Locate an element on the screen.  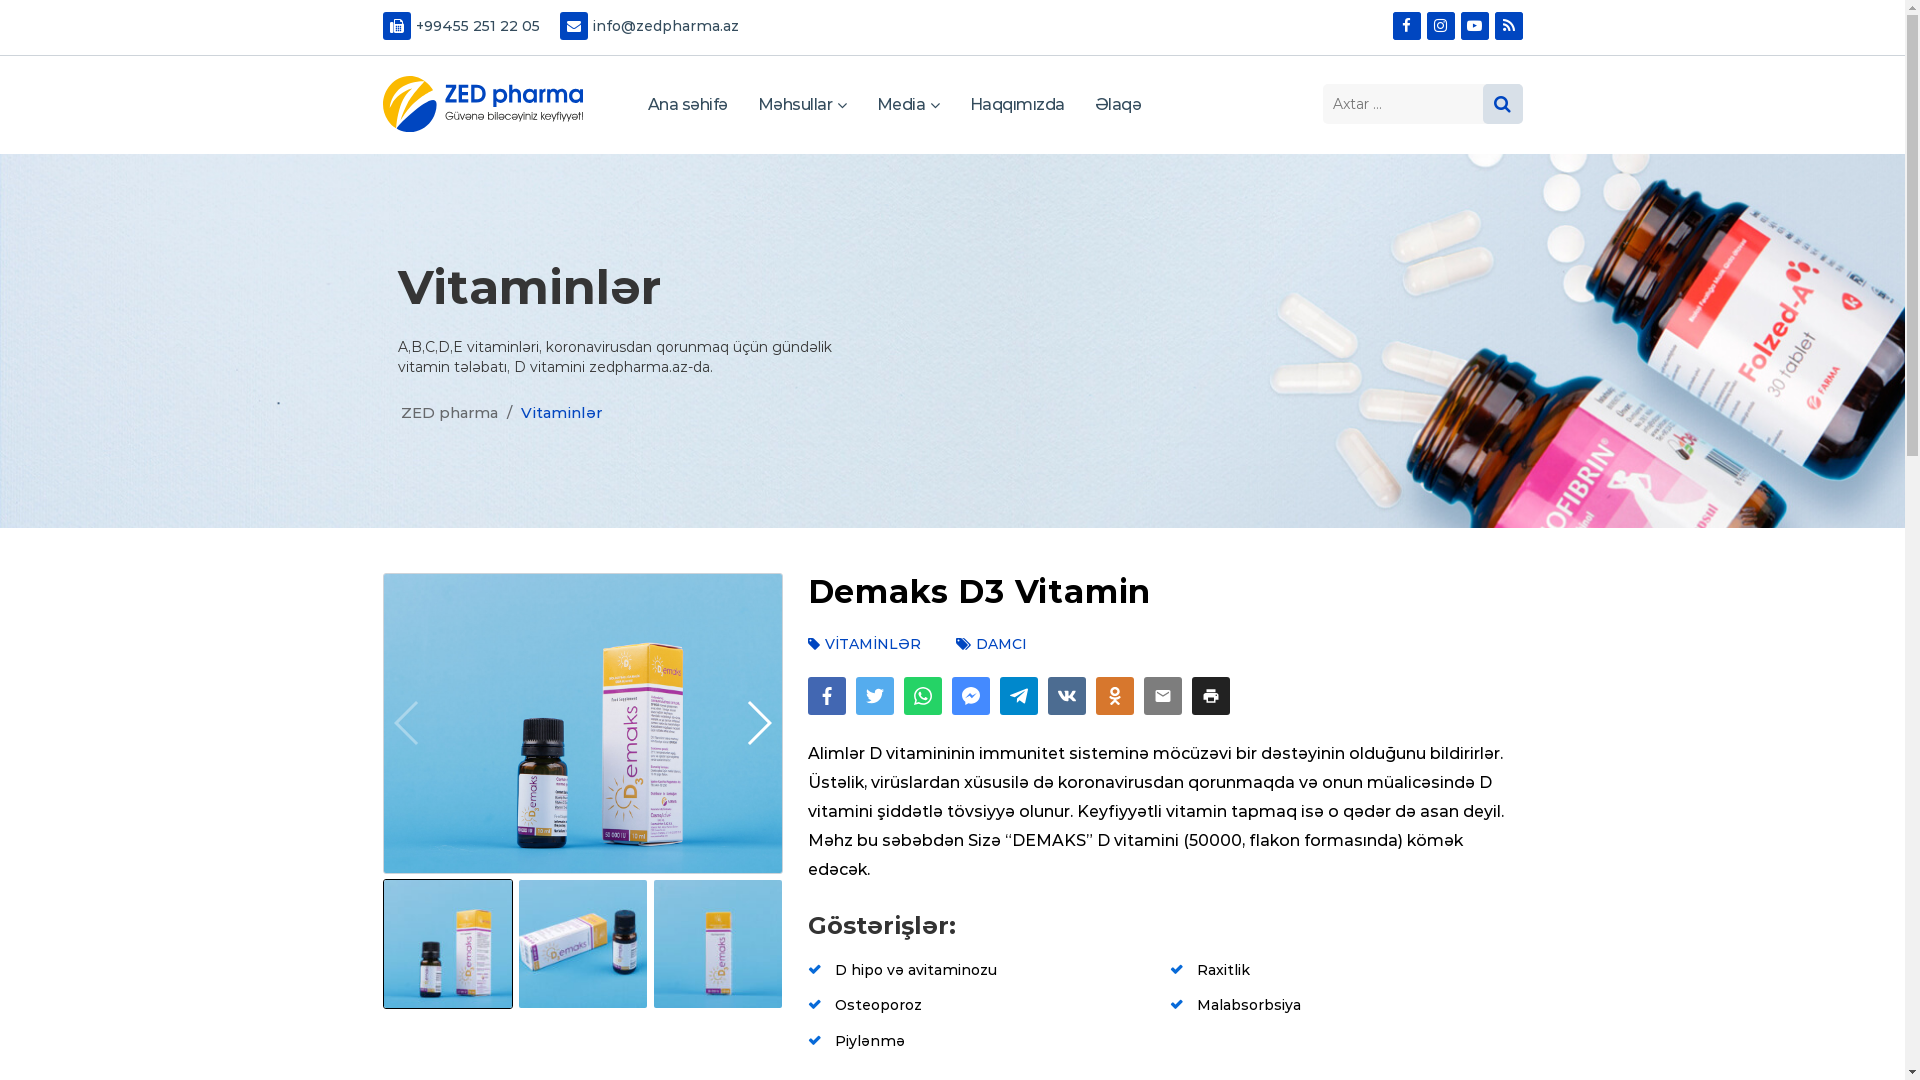
'+99455 251 22 05' is located at coordinates (372, 27).